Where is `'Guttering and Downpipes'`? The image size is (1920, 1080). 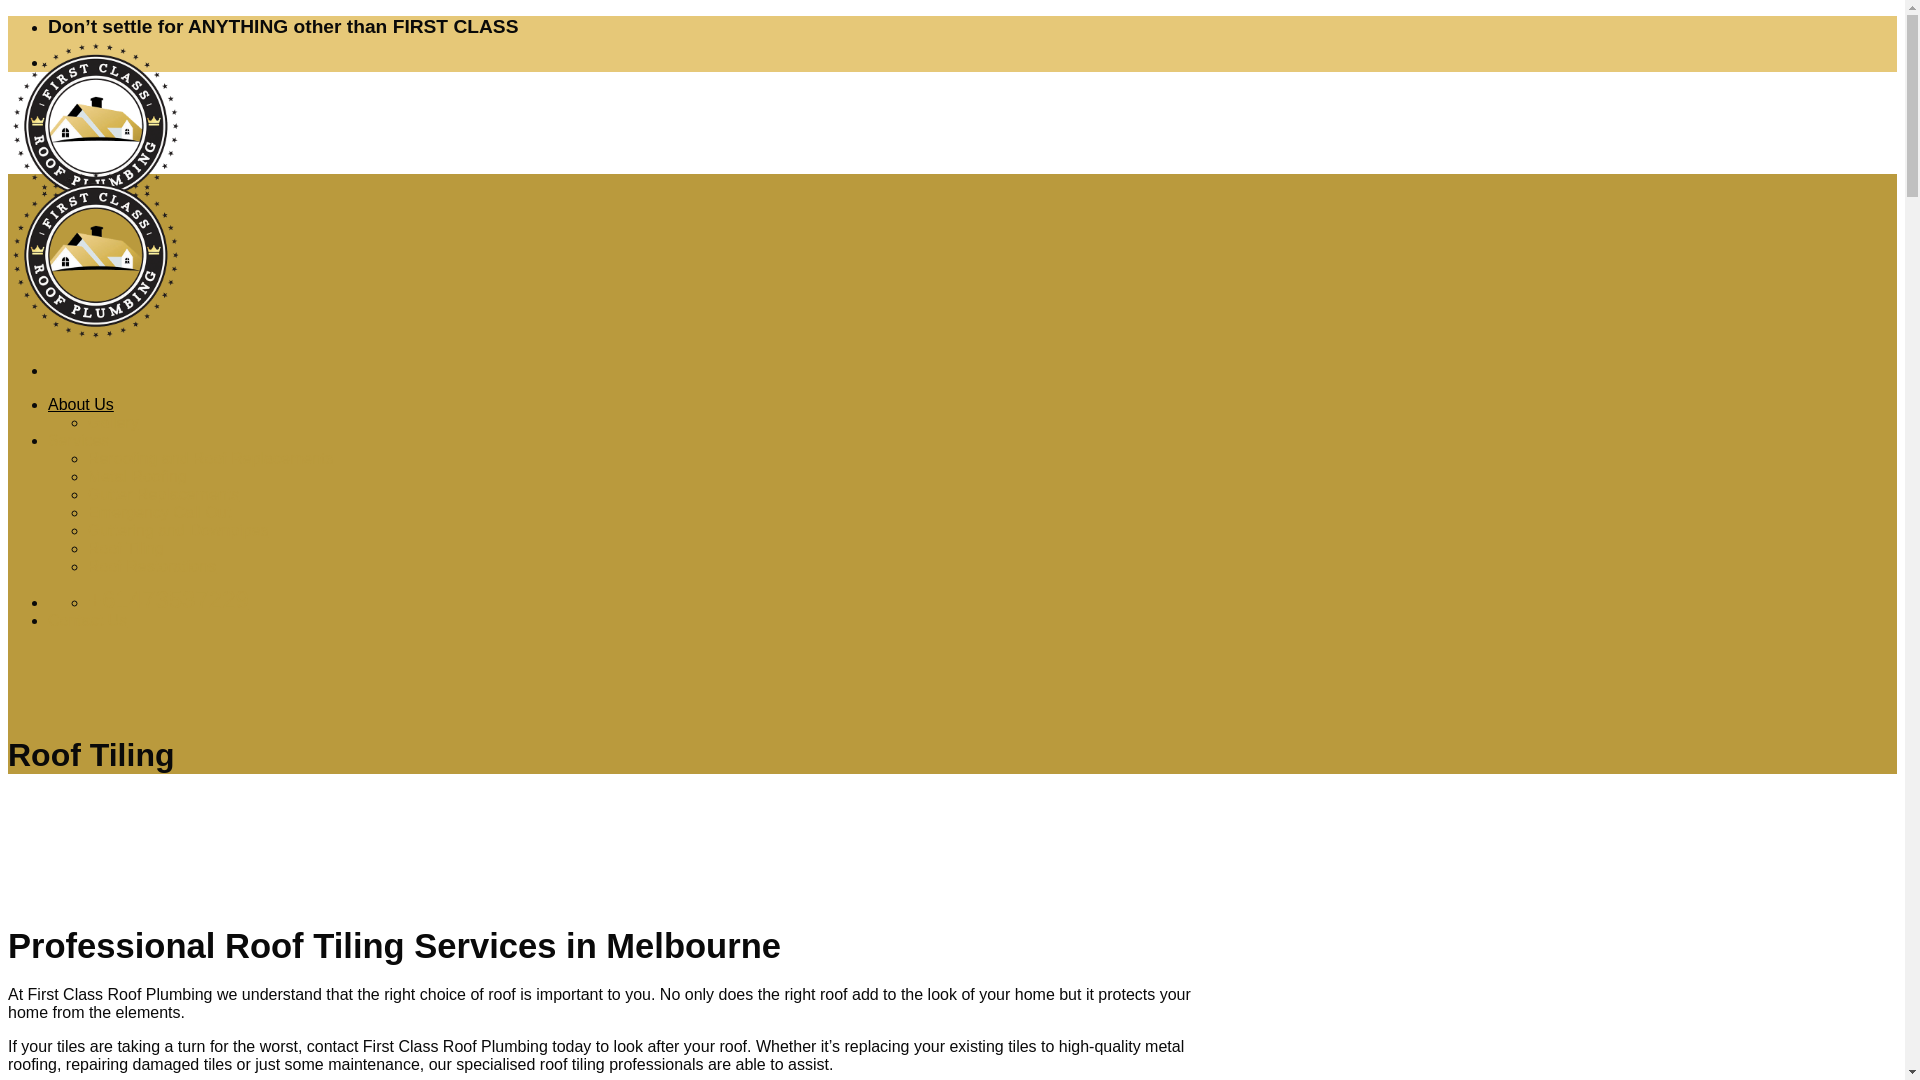 'Guttering and Downpipes' is located at coordinates (178, 529).